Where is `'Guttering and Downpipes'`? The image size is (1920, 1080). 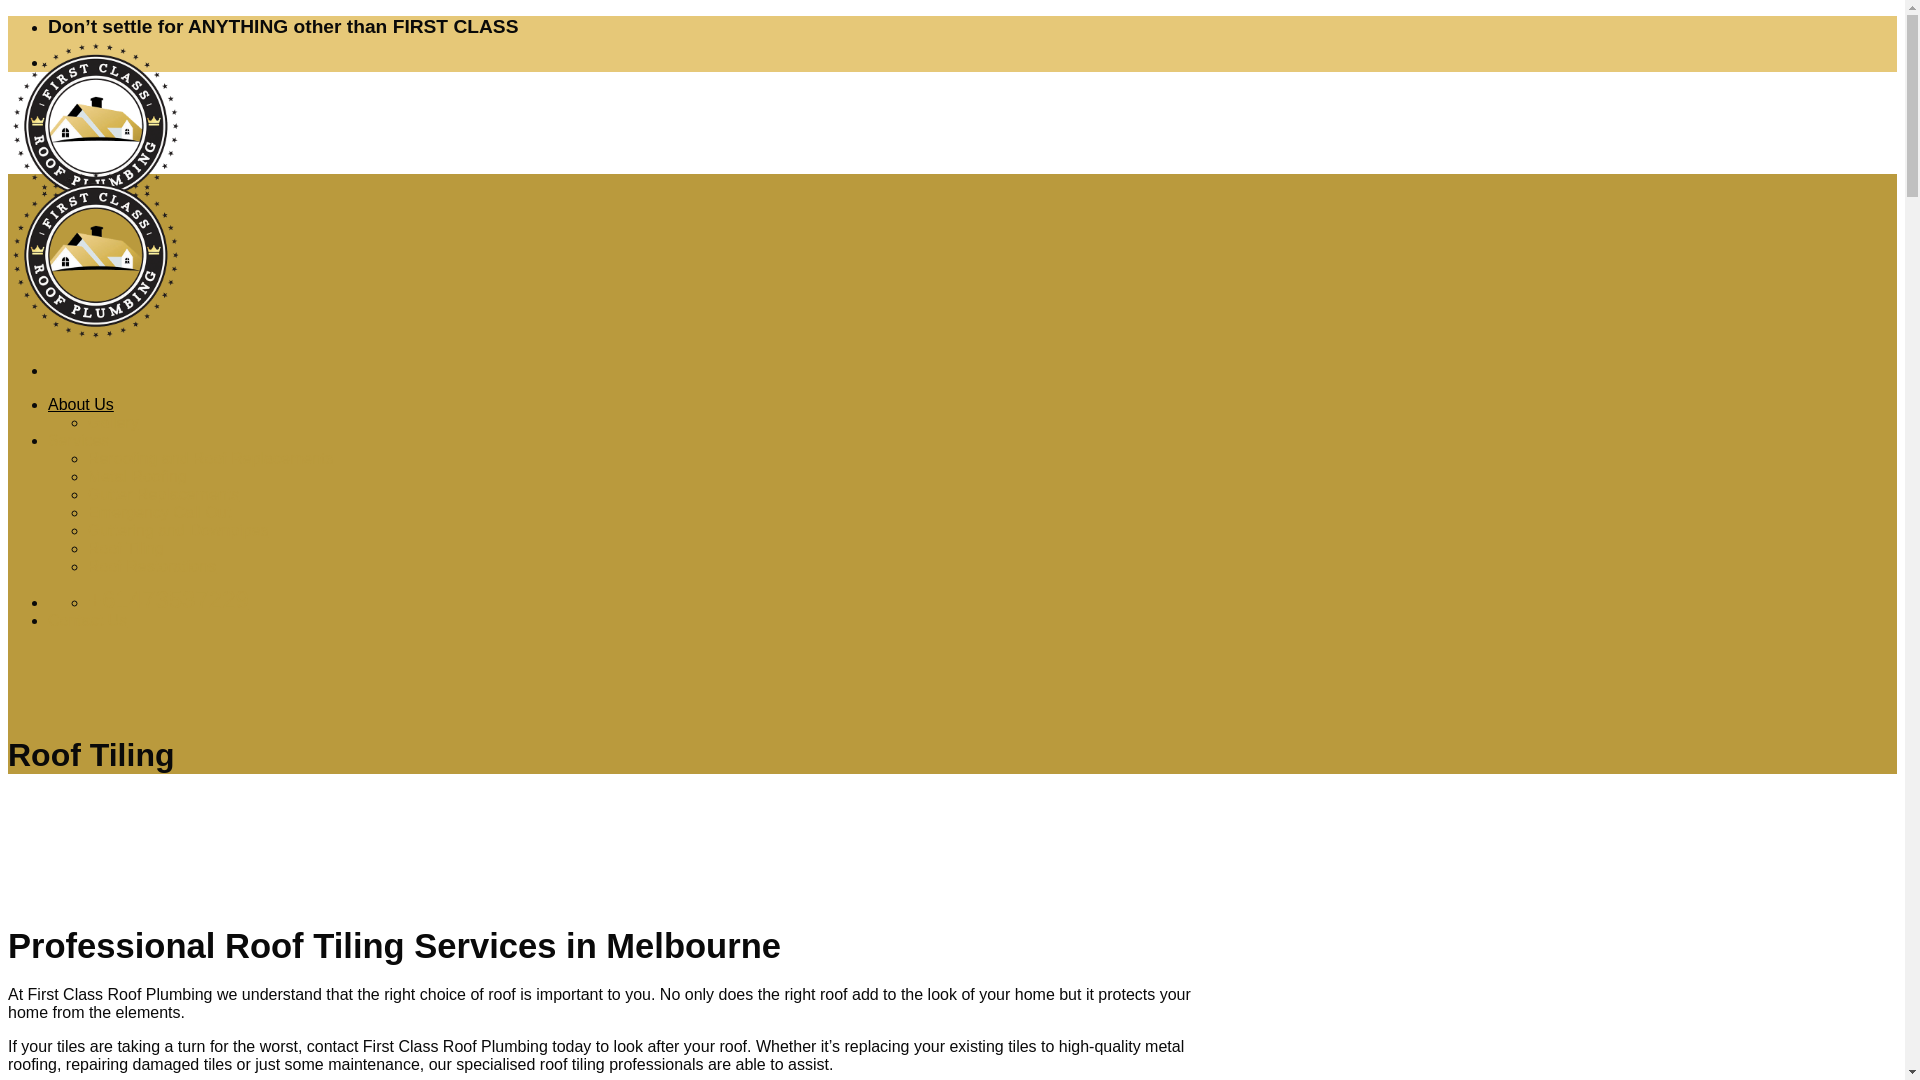 'Guttering and Downpipes' is located at coordinates (178, 529).